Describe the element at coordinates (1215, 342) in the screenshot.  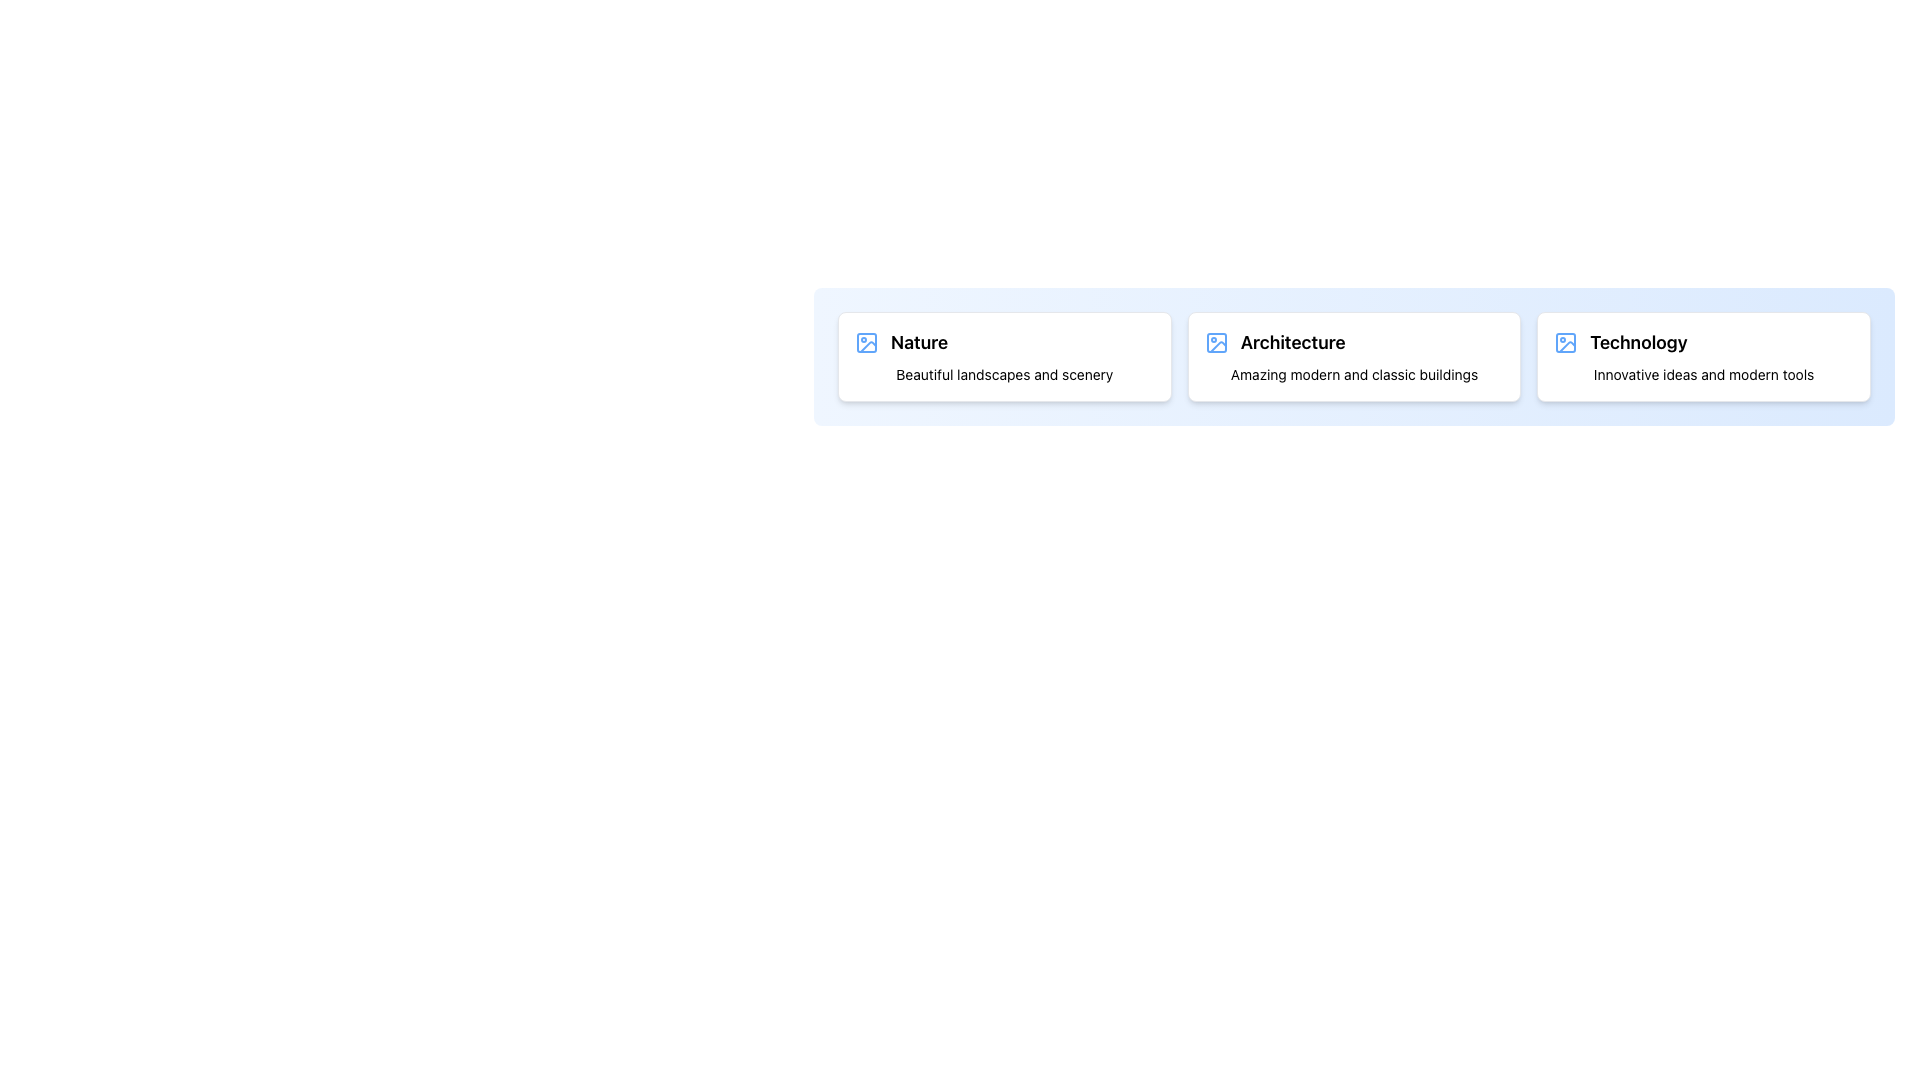
I see `the small SVG icon resembling a generic image symbol, which is located at the top-left of the 'Architecture' card, preceding the text 'Architecture'` at that location.